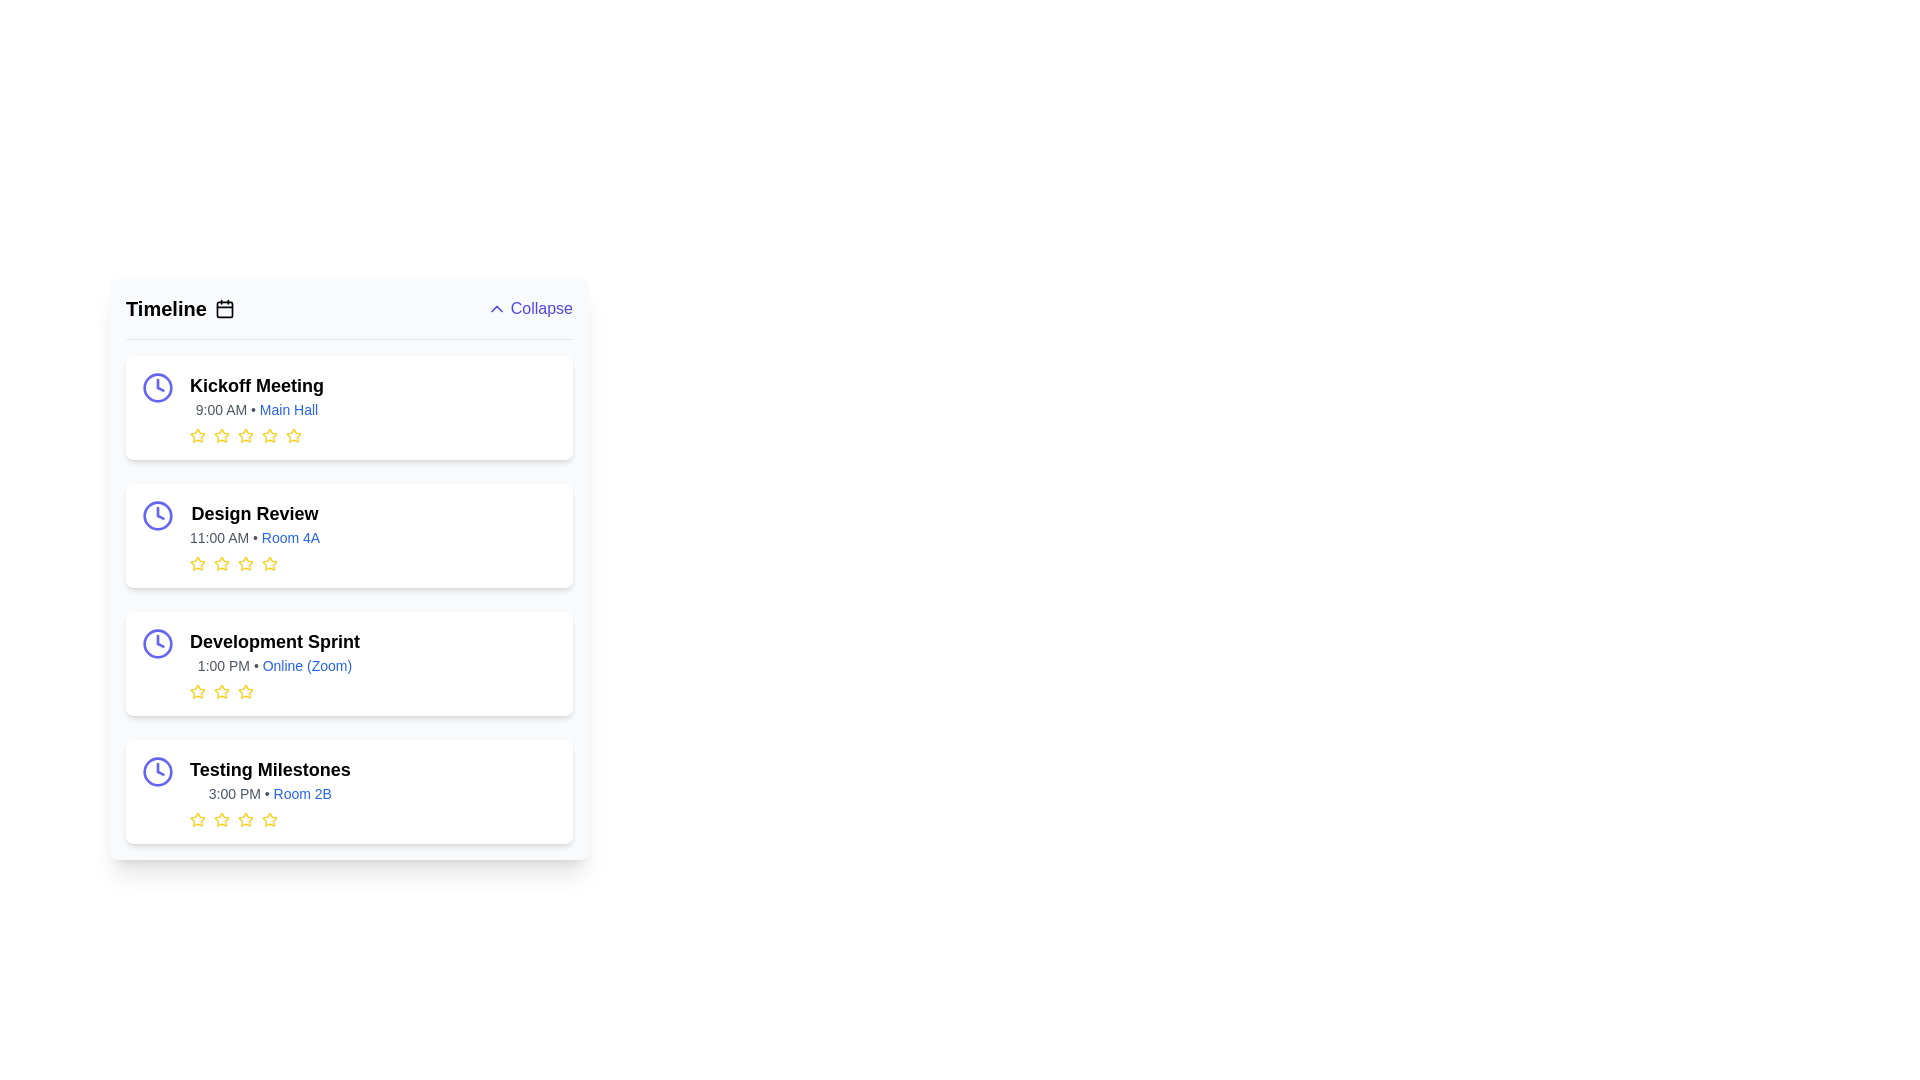 The height and width of the screenshot is (1080, 1920). I want to click on the blueish-indigo clock icon located at the top left corner of the second entry in the 'Timeline' list for more details, so click(157, 515).